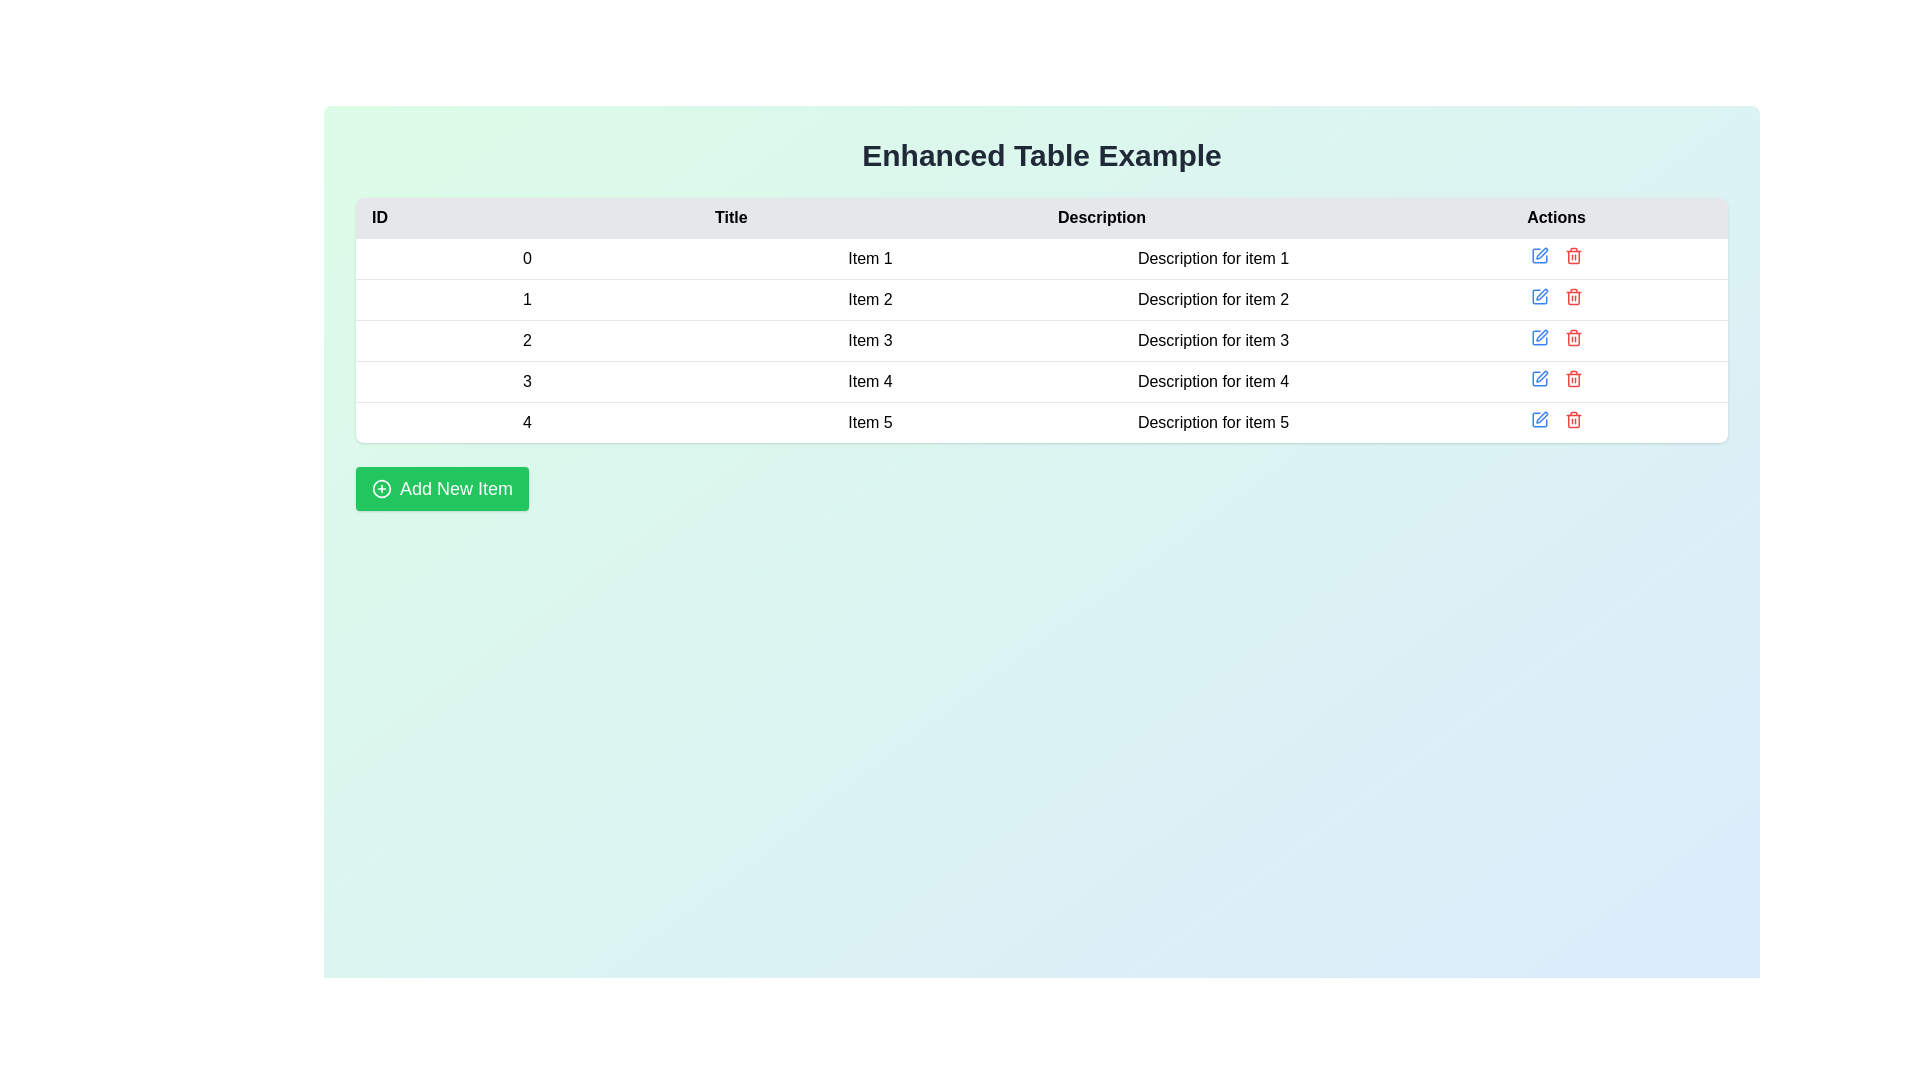  I want to click on the text label displaying 'Description for item 5' located in the last row of the table, specifically in the 'Description' column, so click(1212, 421).